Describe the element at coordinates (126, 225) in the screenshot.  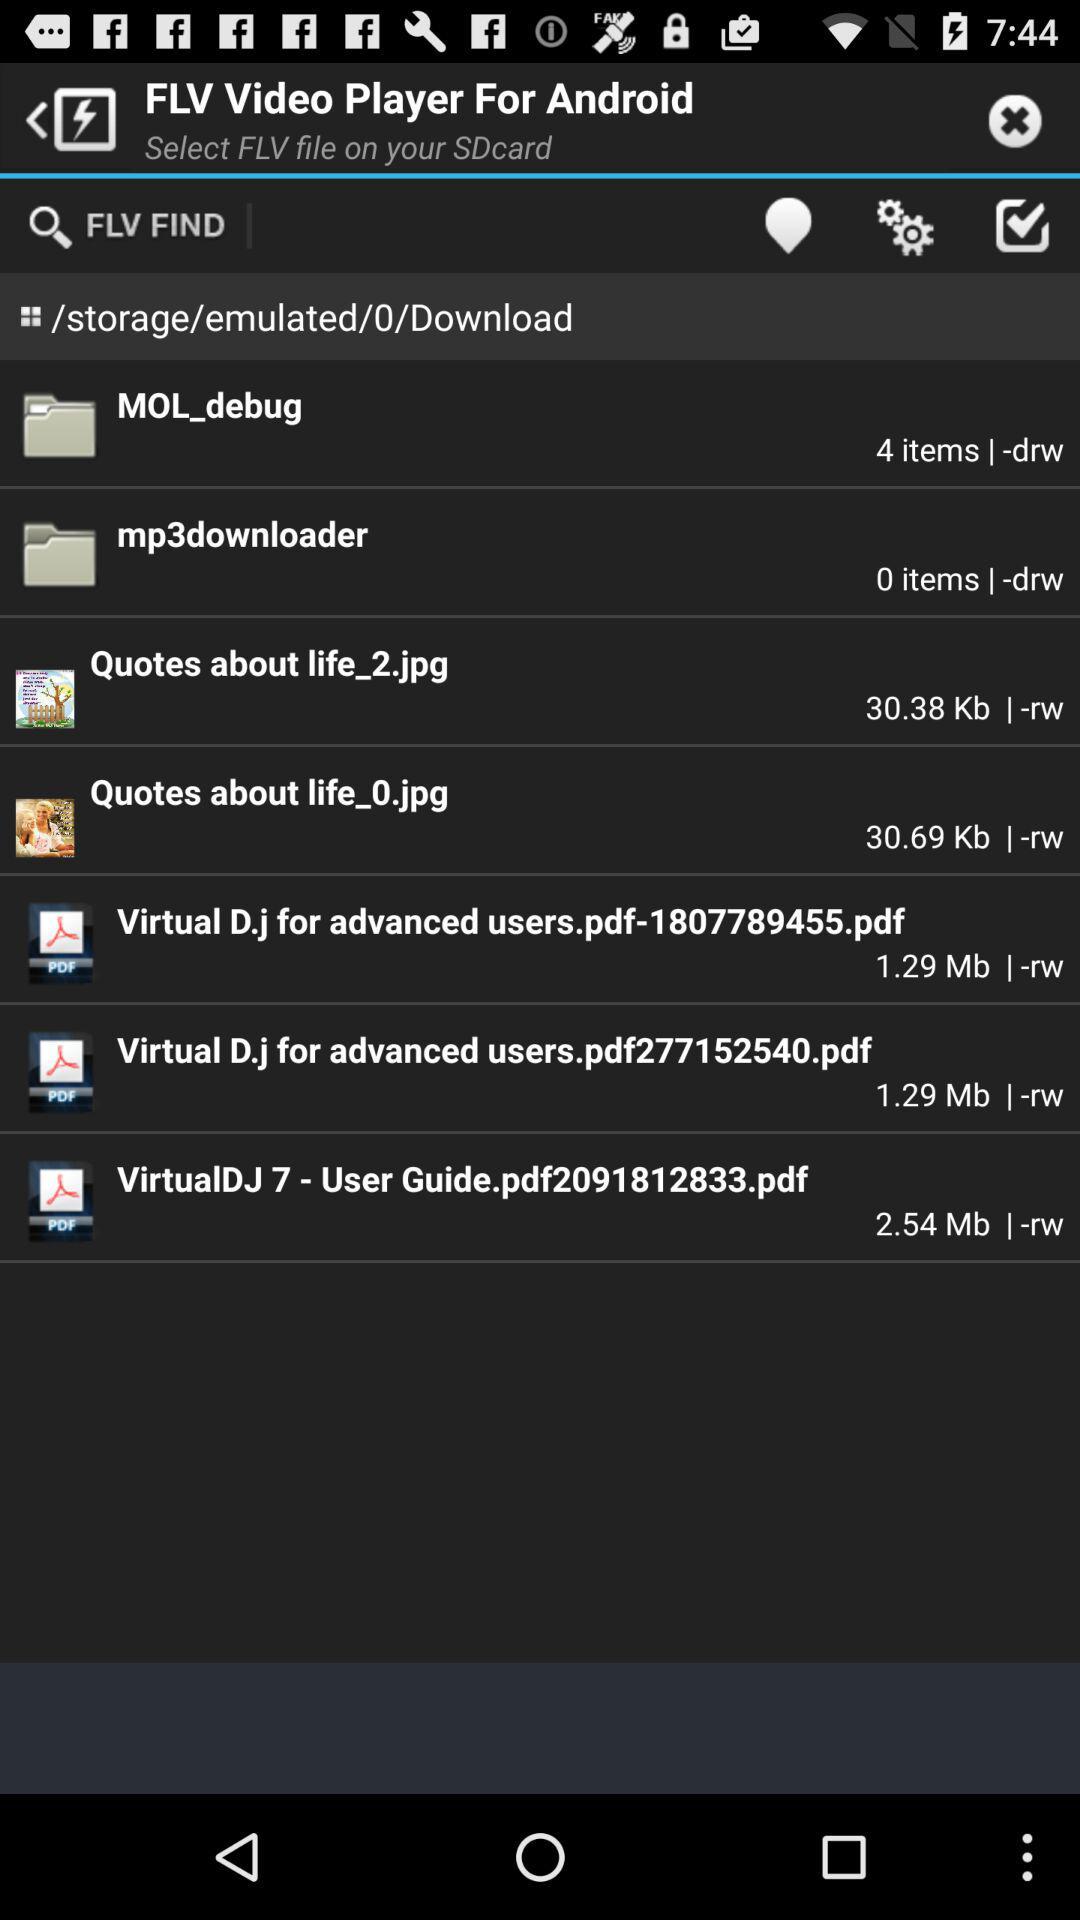
I see `the item above storage emulated 0` at that location.